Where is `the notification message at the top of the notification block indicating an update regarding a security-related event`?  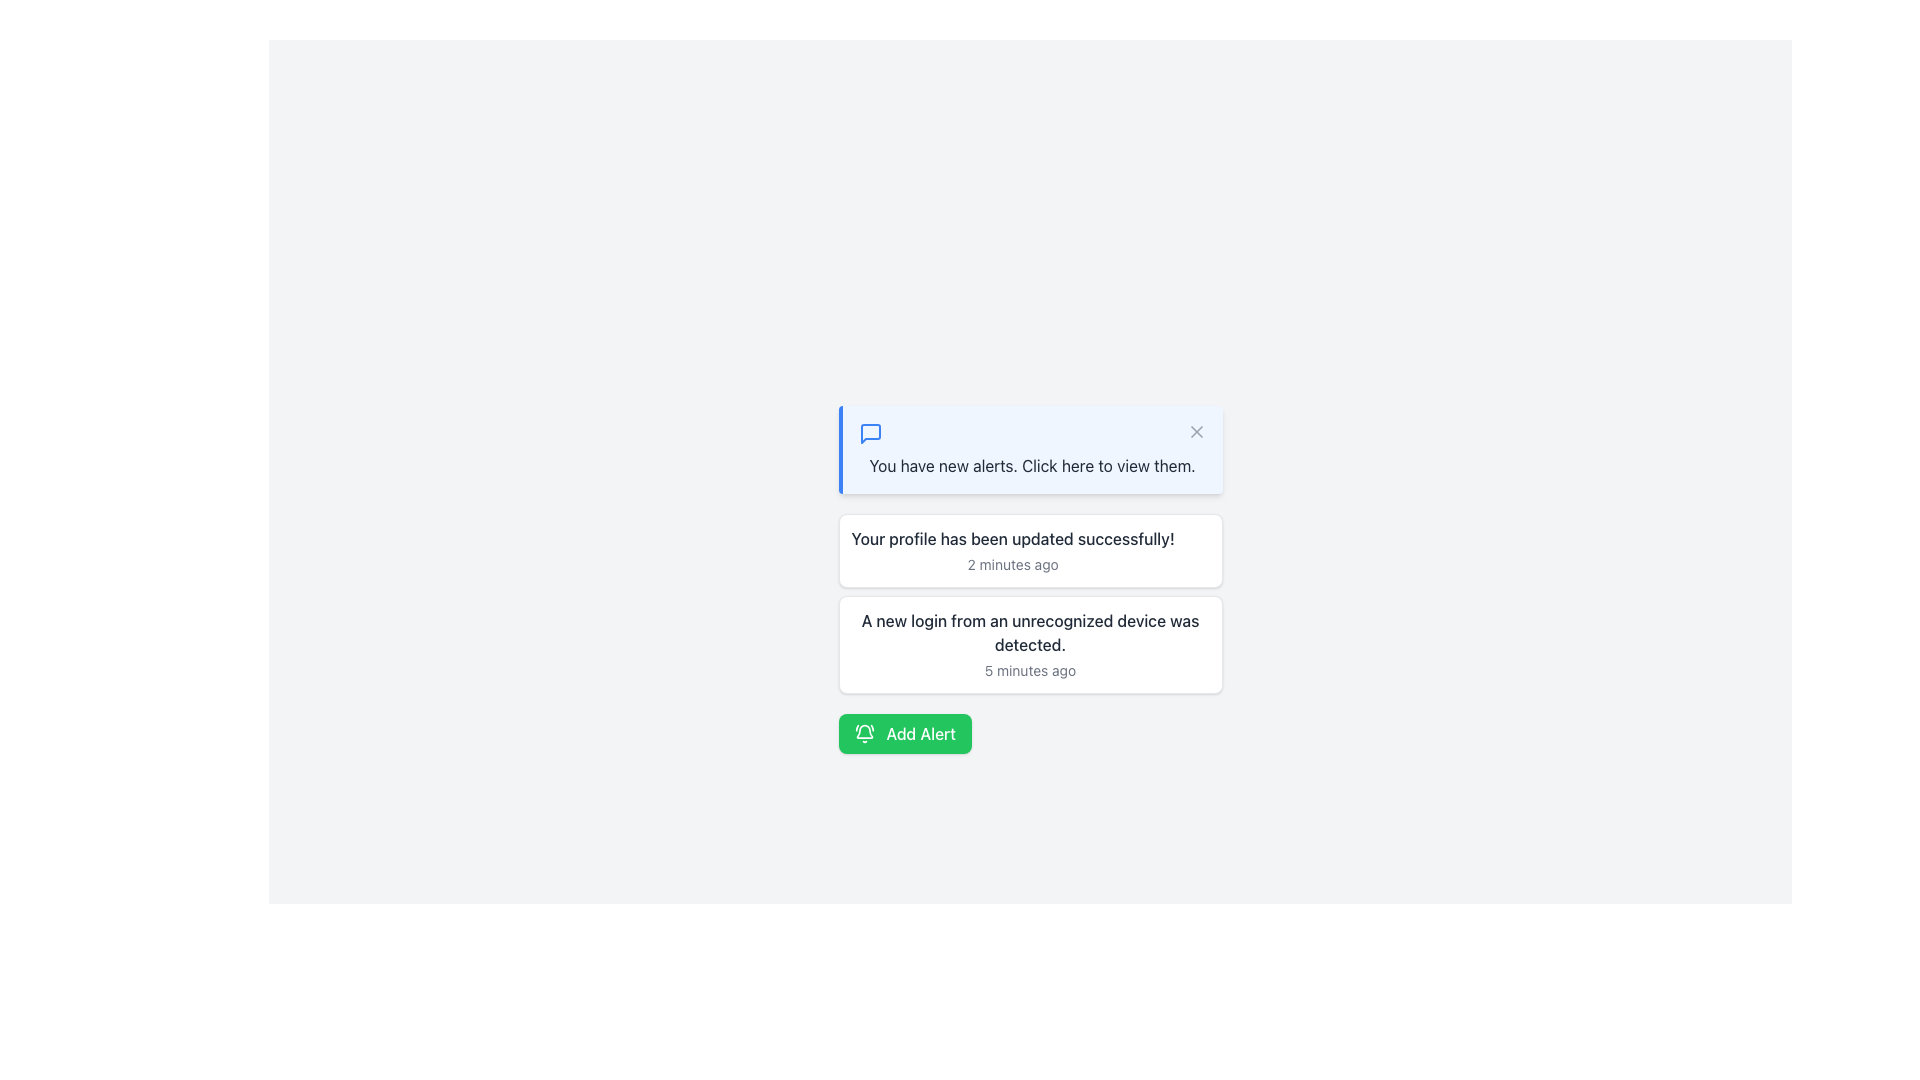
the notification message at the top of the notification block indicating an update regarding a security-related event is located at coordinates (1030, 632).